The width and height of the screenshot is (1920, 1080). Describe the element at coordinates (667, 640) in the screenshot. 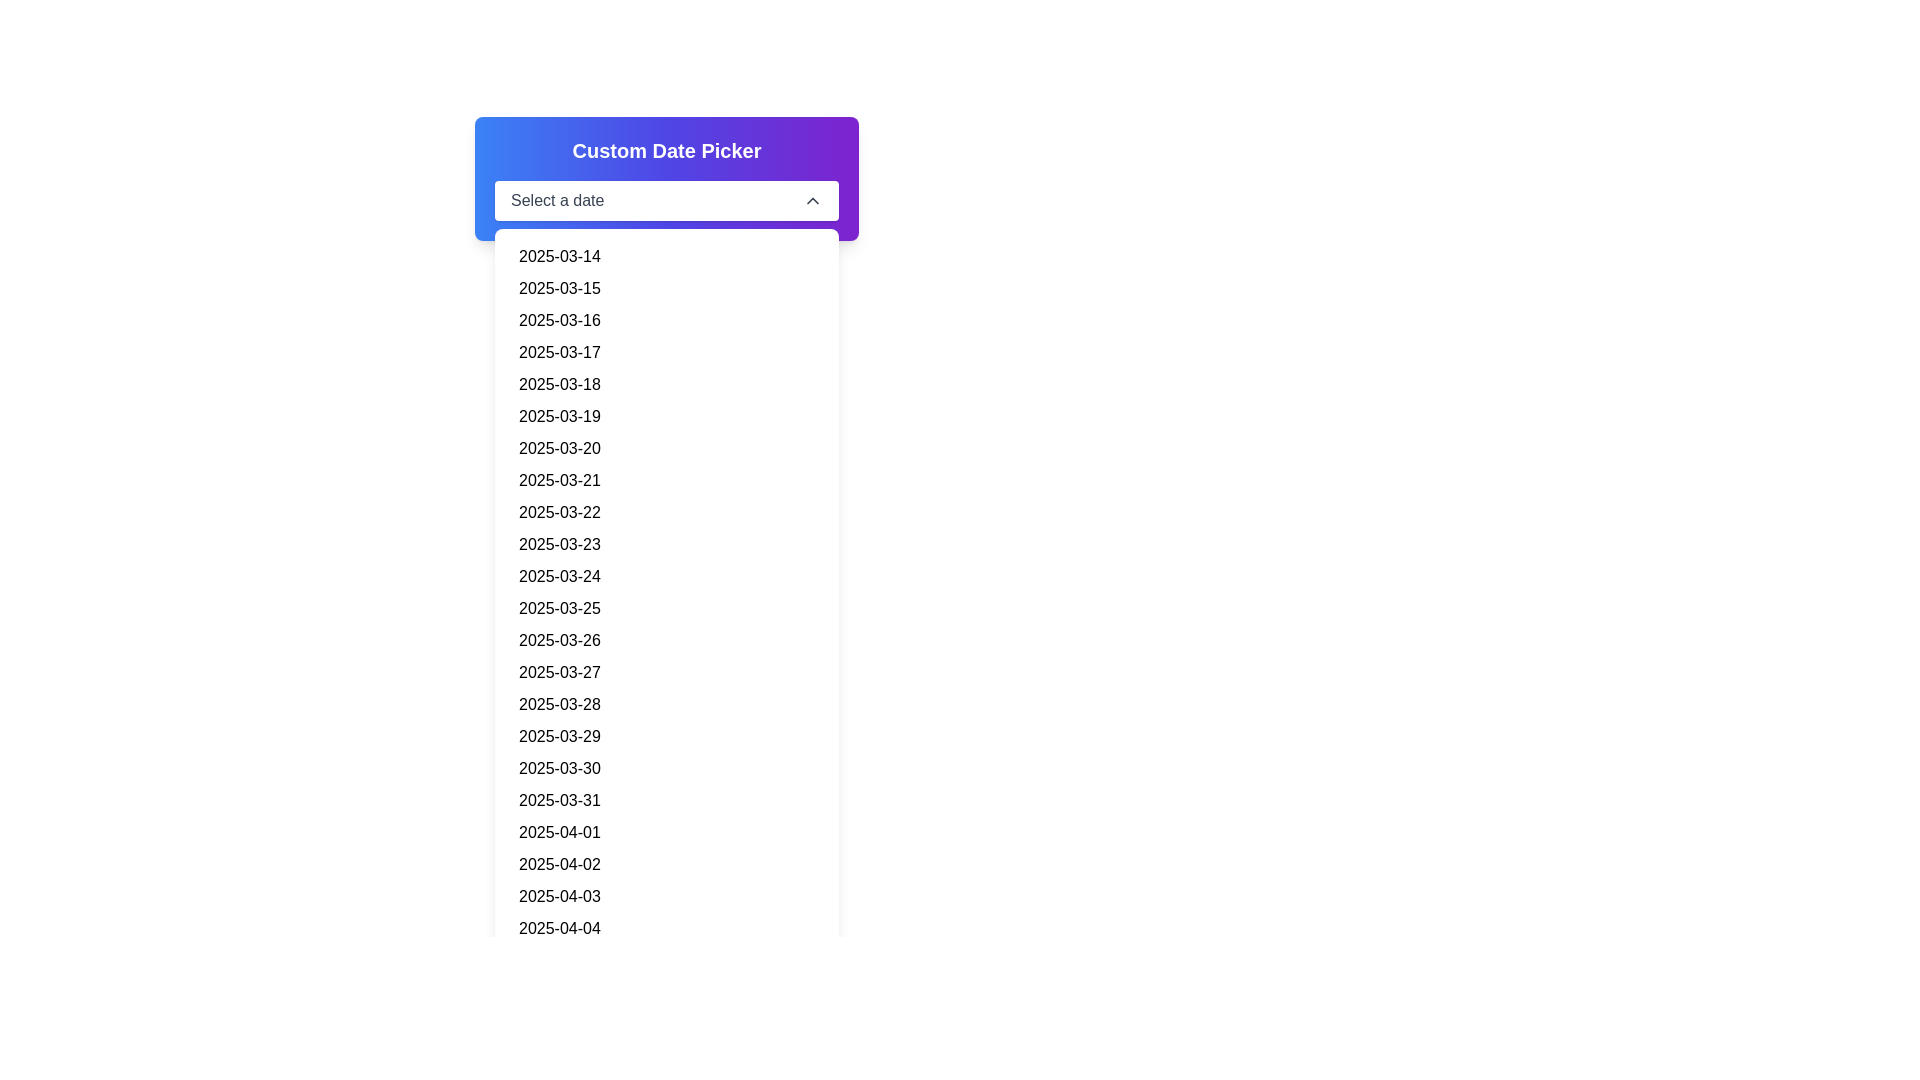

I see `the thirteenth selectable date option in the dropdown list` at that location.